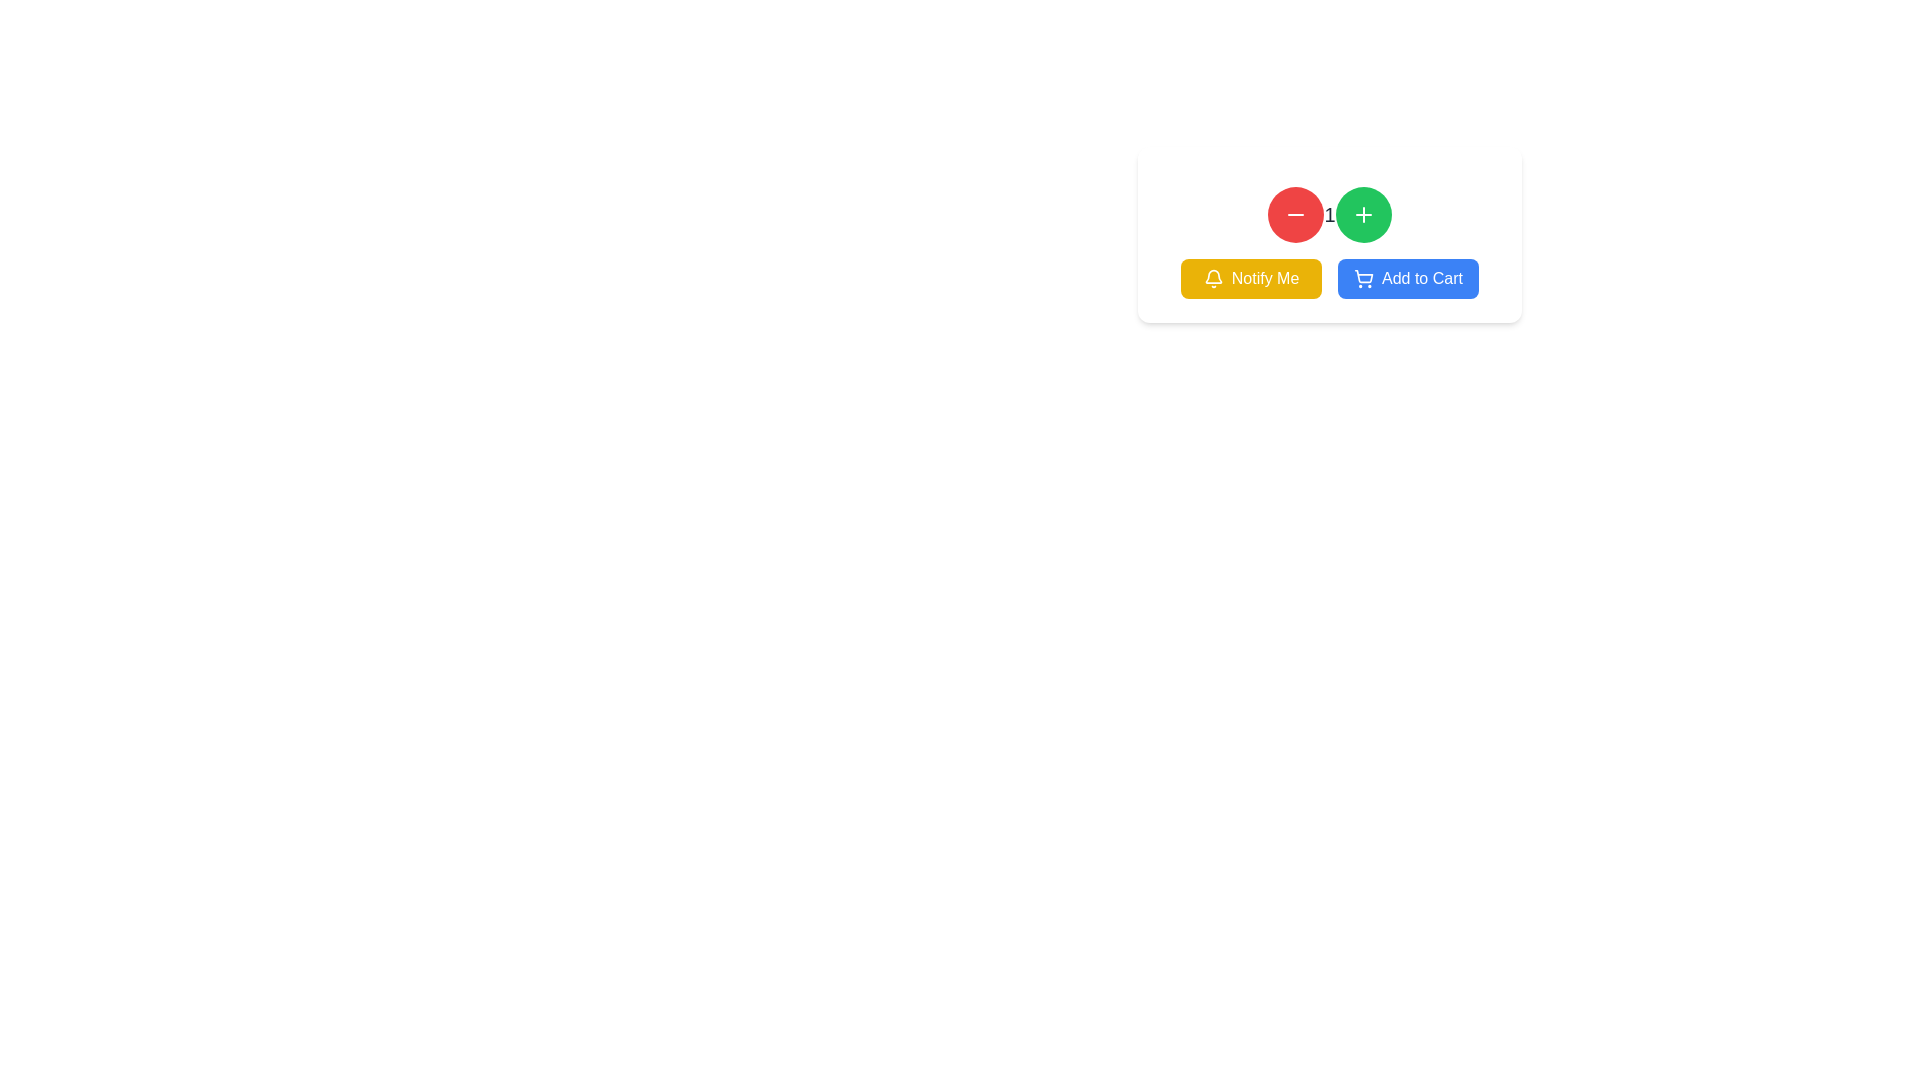 This screenshot has width=1920, height=1080. Describe the element at coordinates (1296, 215) in the screenshot. I see `the red circular button with a white horizontal line icon` at that location.